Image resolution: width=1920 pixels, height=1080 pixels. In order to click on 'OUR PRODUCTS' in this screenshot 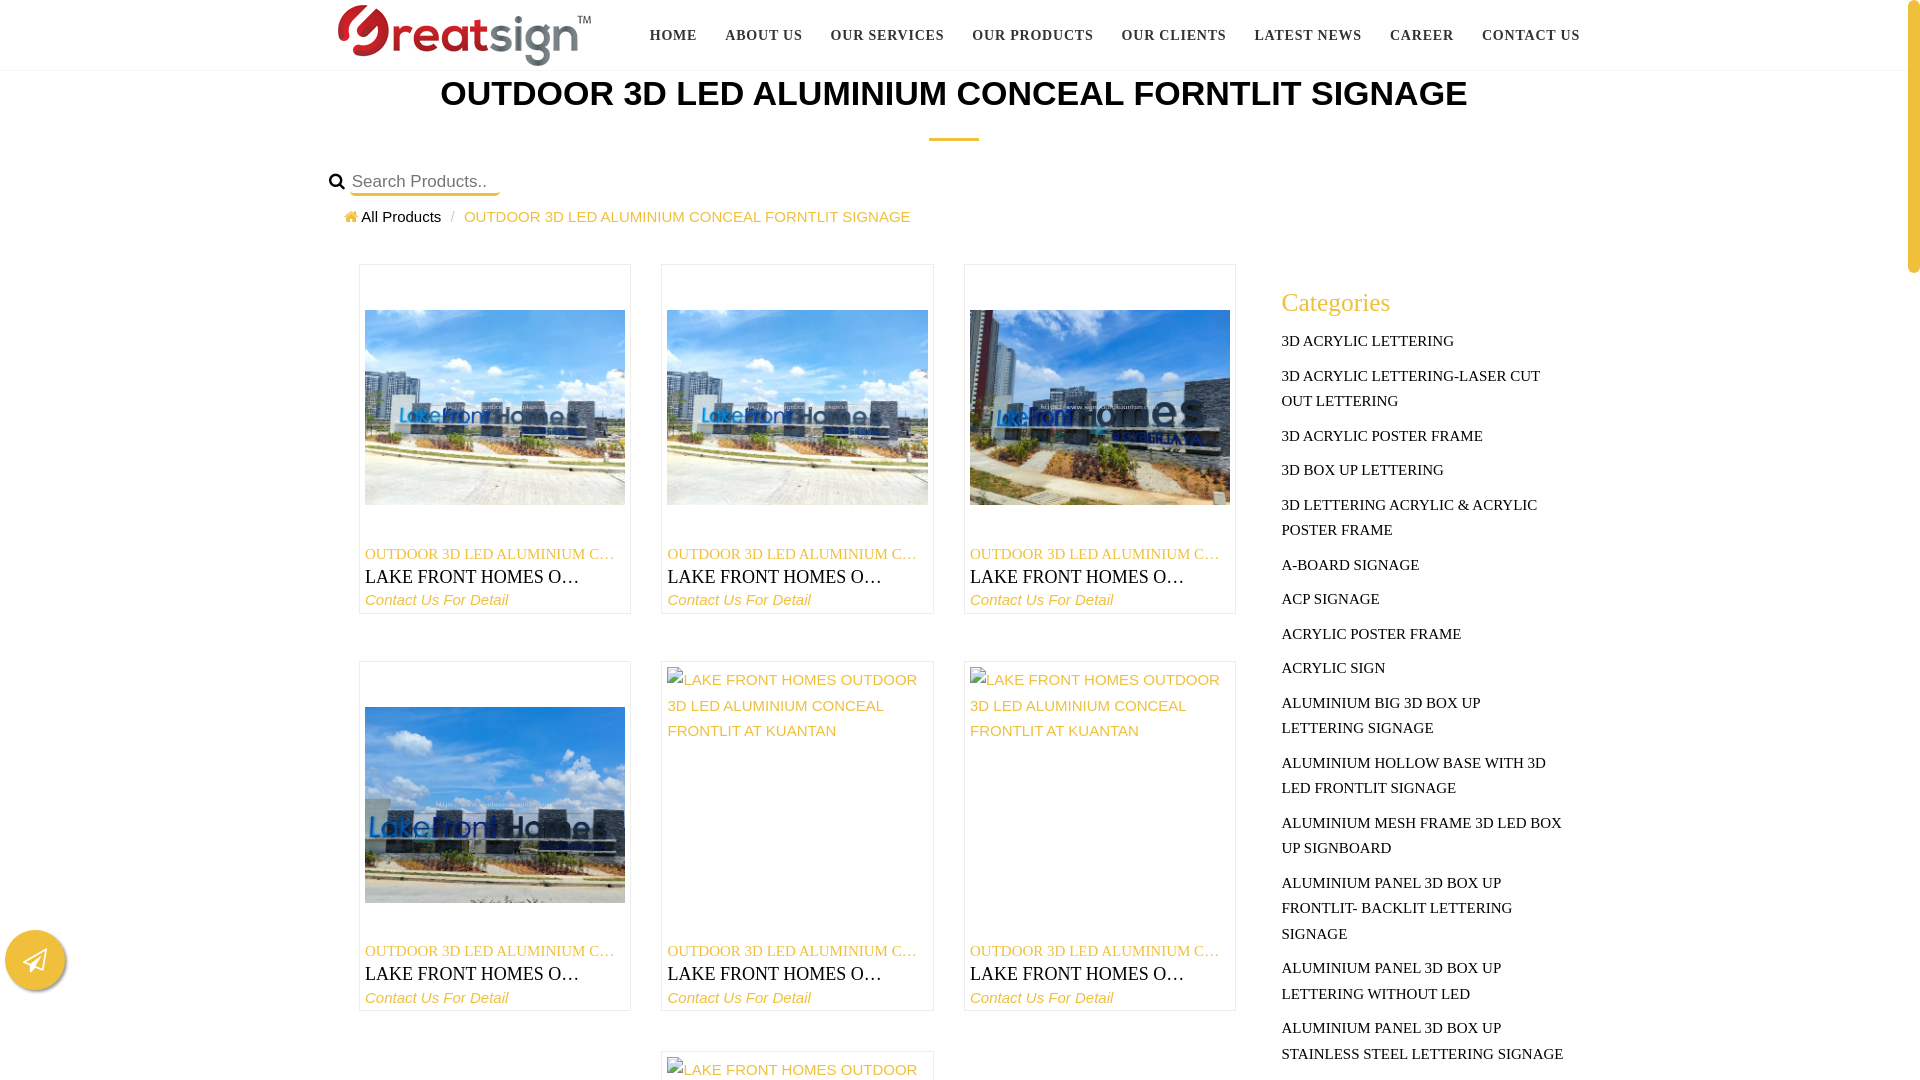, I will do `click(1032, 35)`.